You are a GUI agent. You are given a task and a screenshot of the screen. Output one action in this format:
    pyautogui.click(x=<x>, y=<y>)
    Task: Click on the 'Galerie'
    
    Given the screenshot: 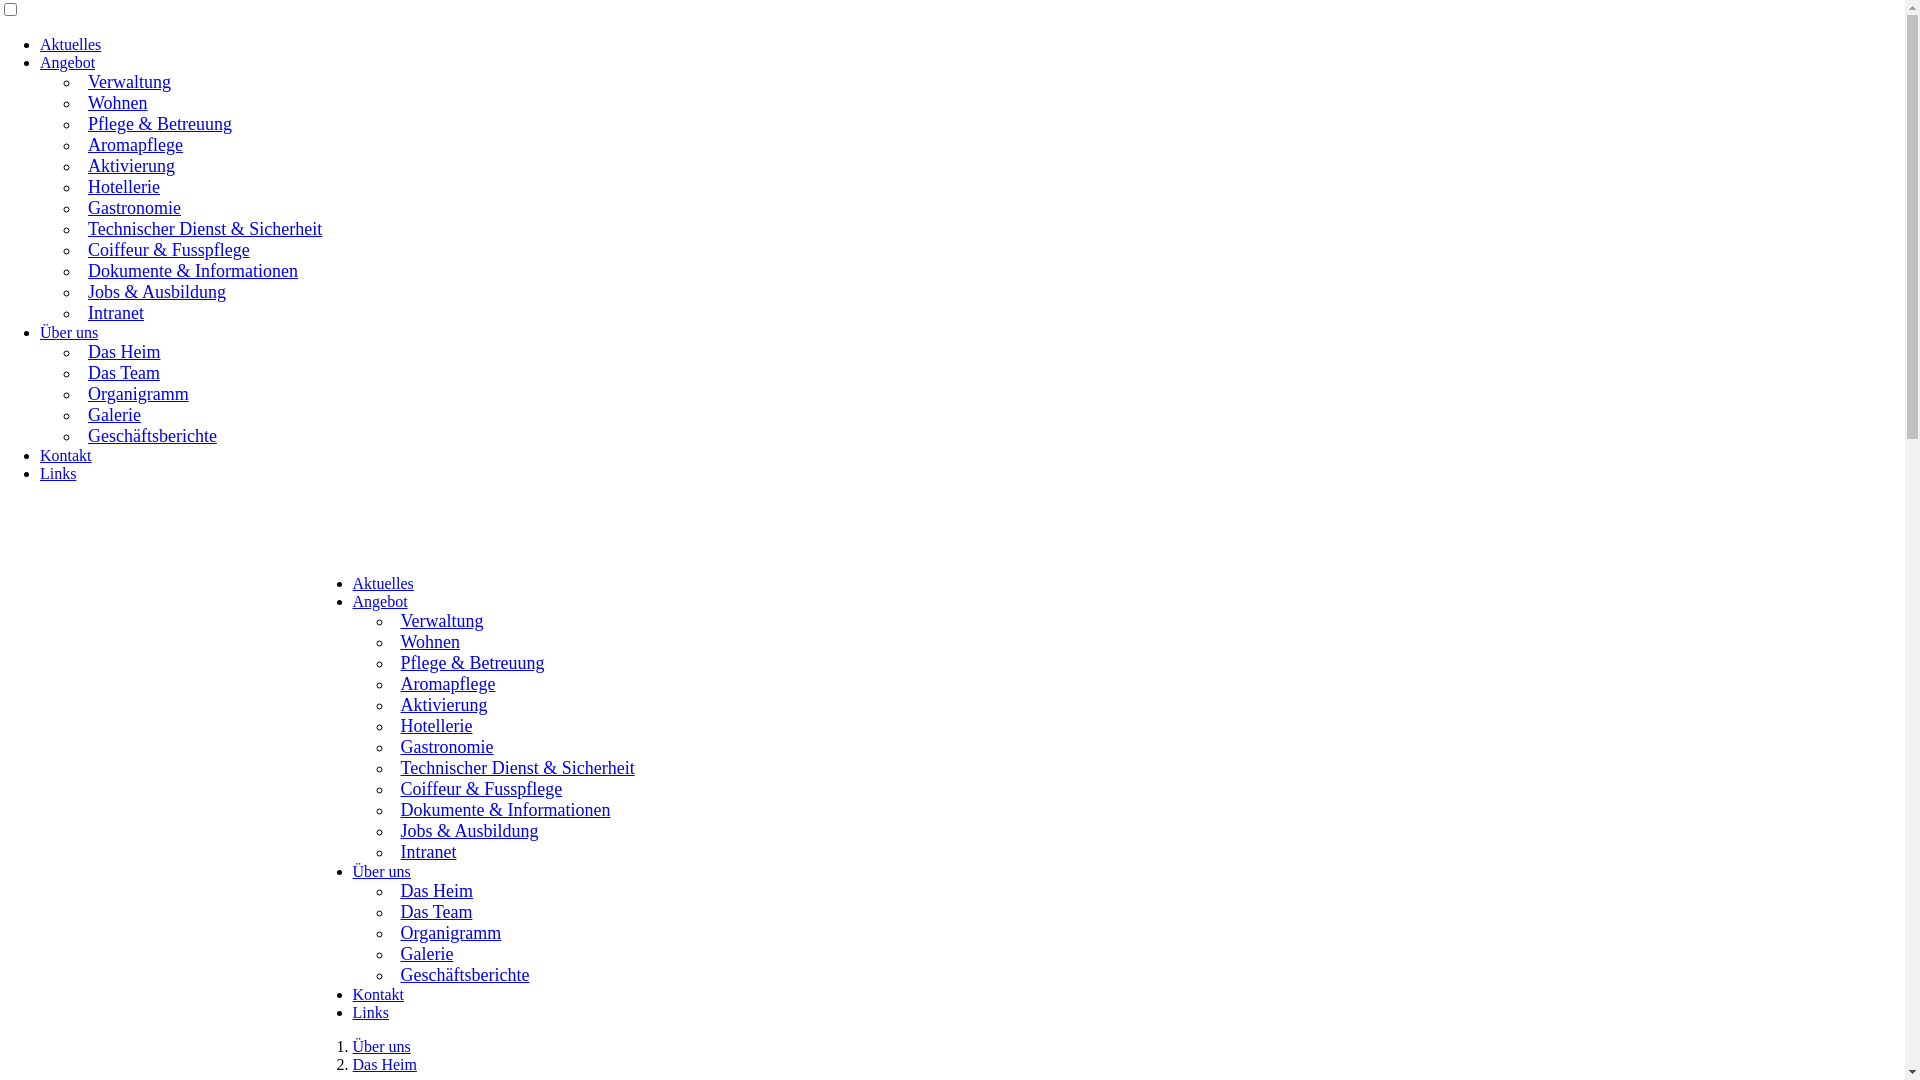 What is the action you would take?
    pyautogui.click(x=111, y=411)
    